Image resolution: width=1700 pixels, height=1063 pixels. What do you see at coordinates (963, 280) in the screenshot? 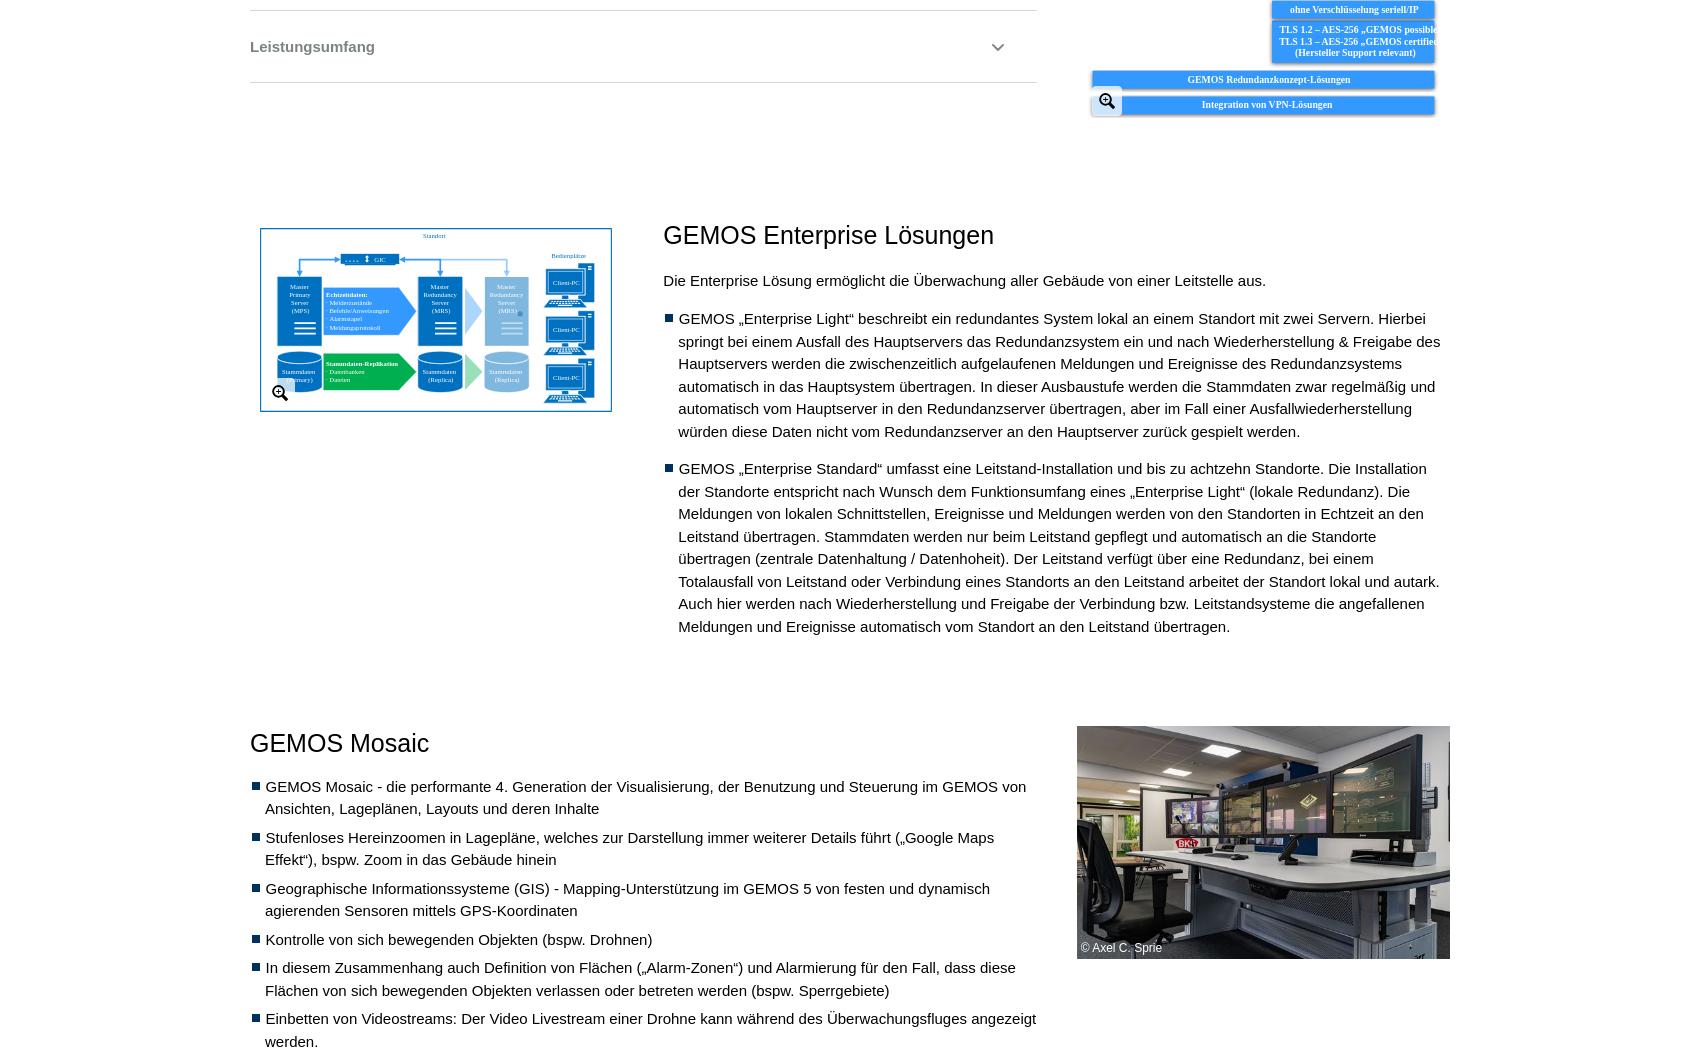
I see `'Die Enterprise Lösung ermöglicht die Überwachung aller Gebäude von einer Leitstelle aus.'` at bounding box center [963, 280].